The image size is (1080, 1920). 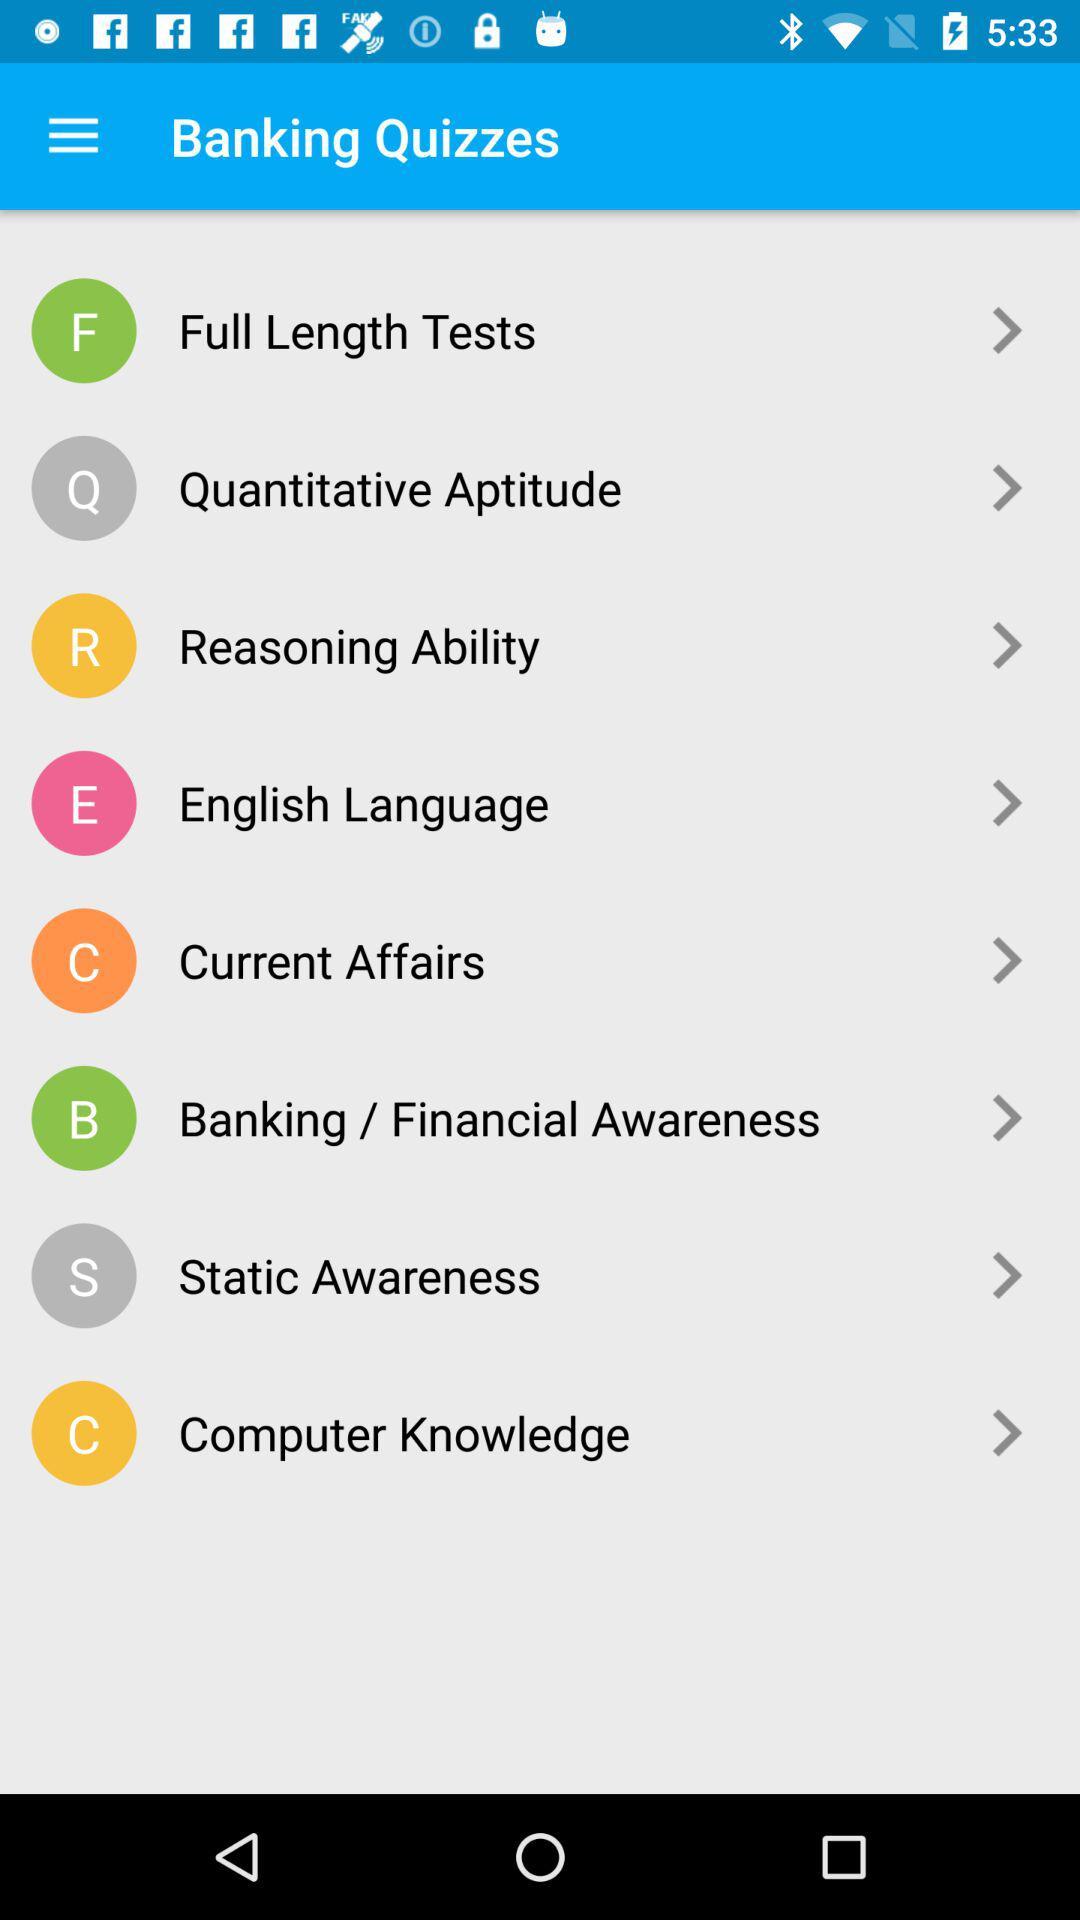 I want to click on the icon to the left of banking / financial awareness item, so click(x=83, y=1117).